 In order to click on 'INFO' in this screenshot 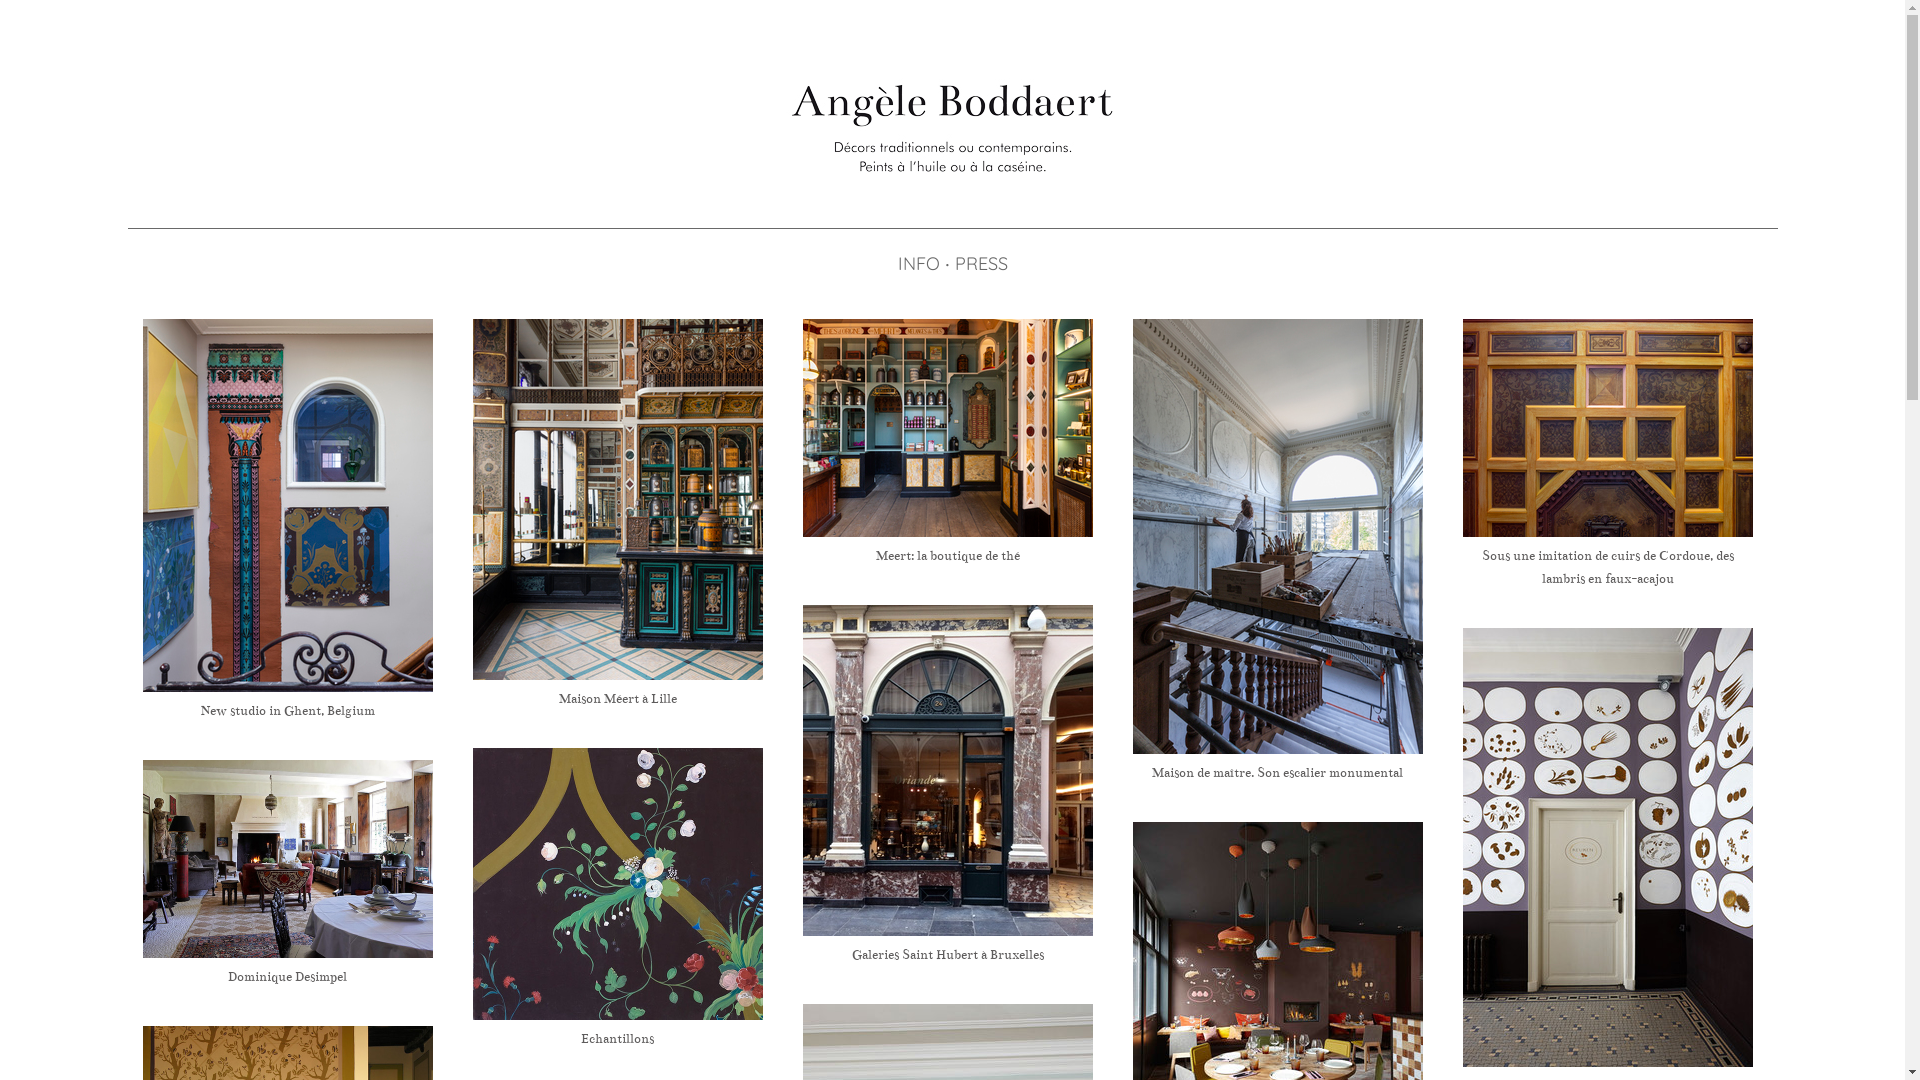, I will do `click(916, 263)`.